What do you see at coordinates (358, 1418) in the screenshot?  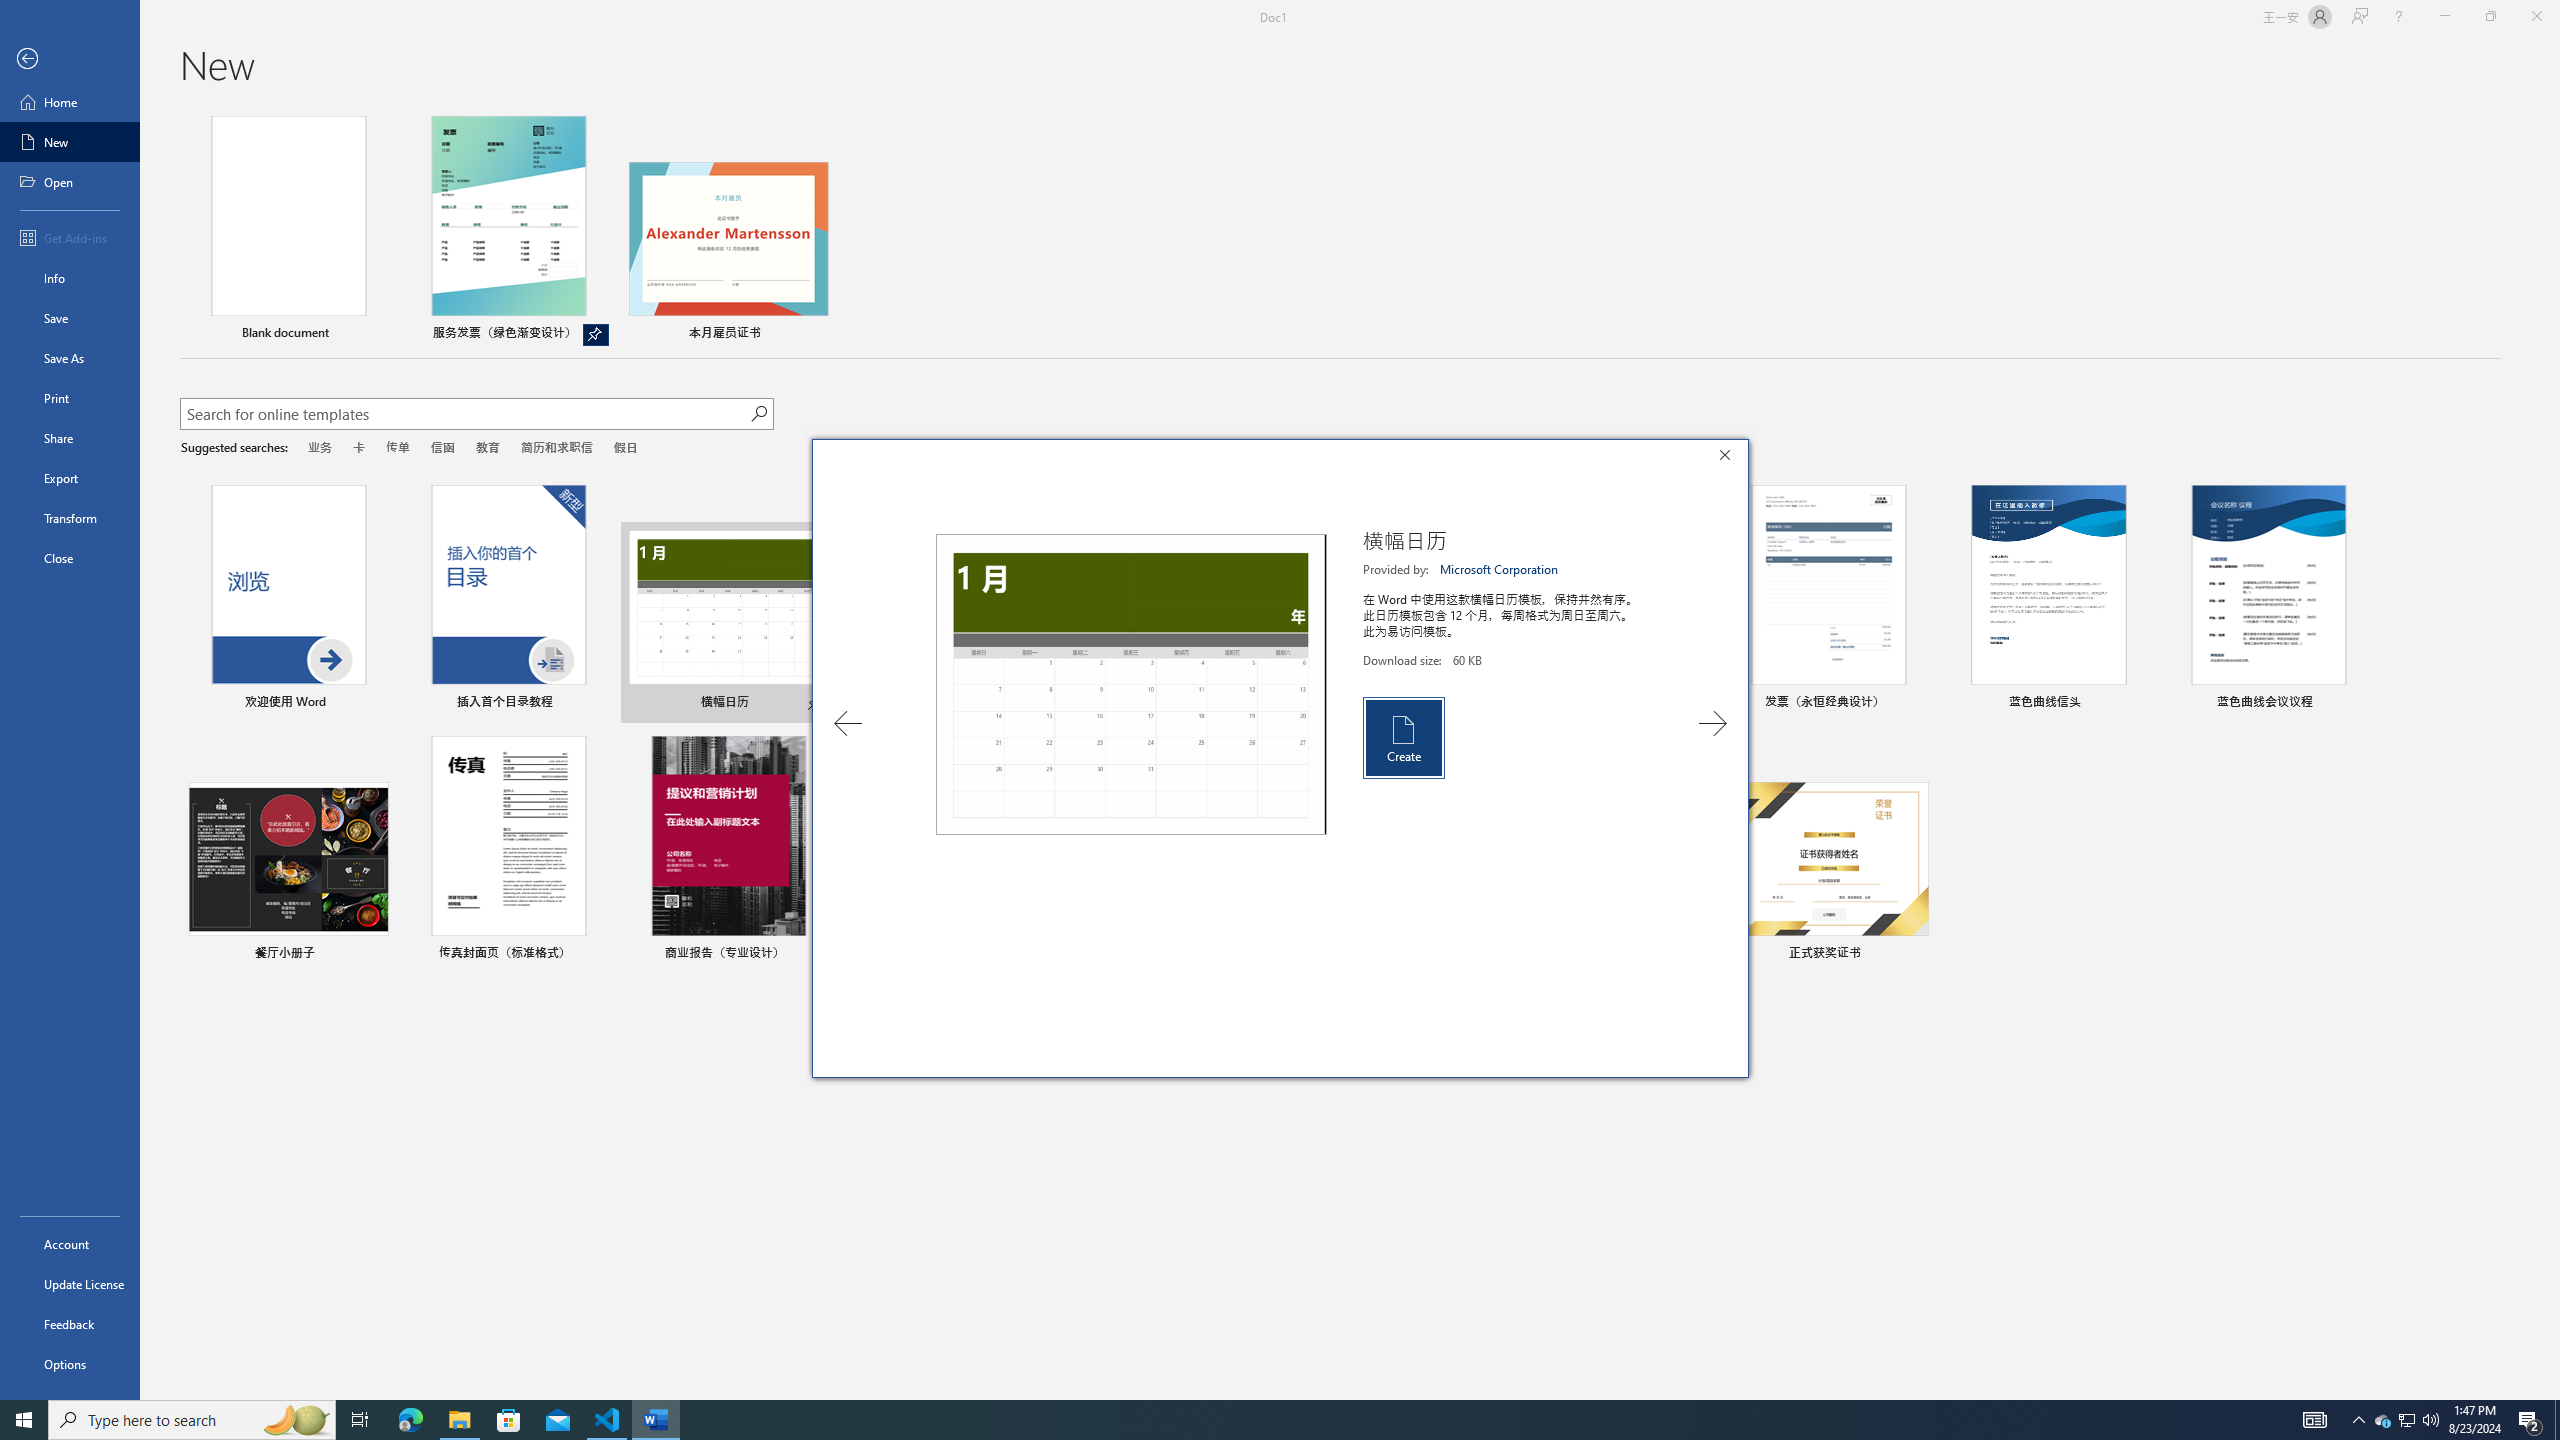 I see `'Task View'` at bounding box center [358, 1418].